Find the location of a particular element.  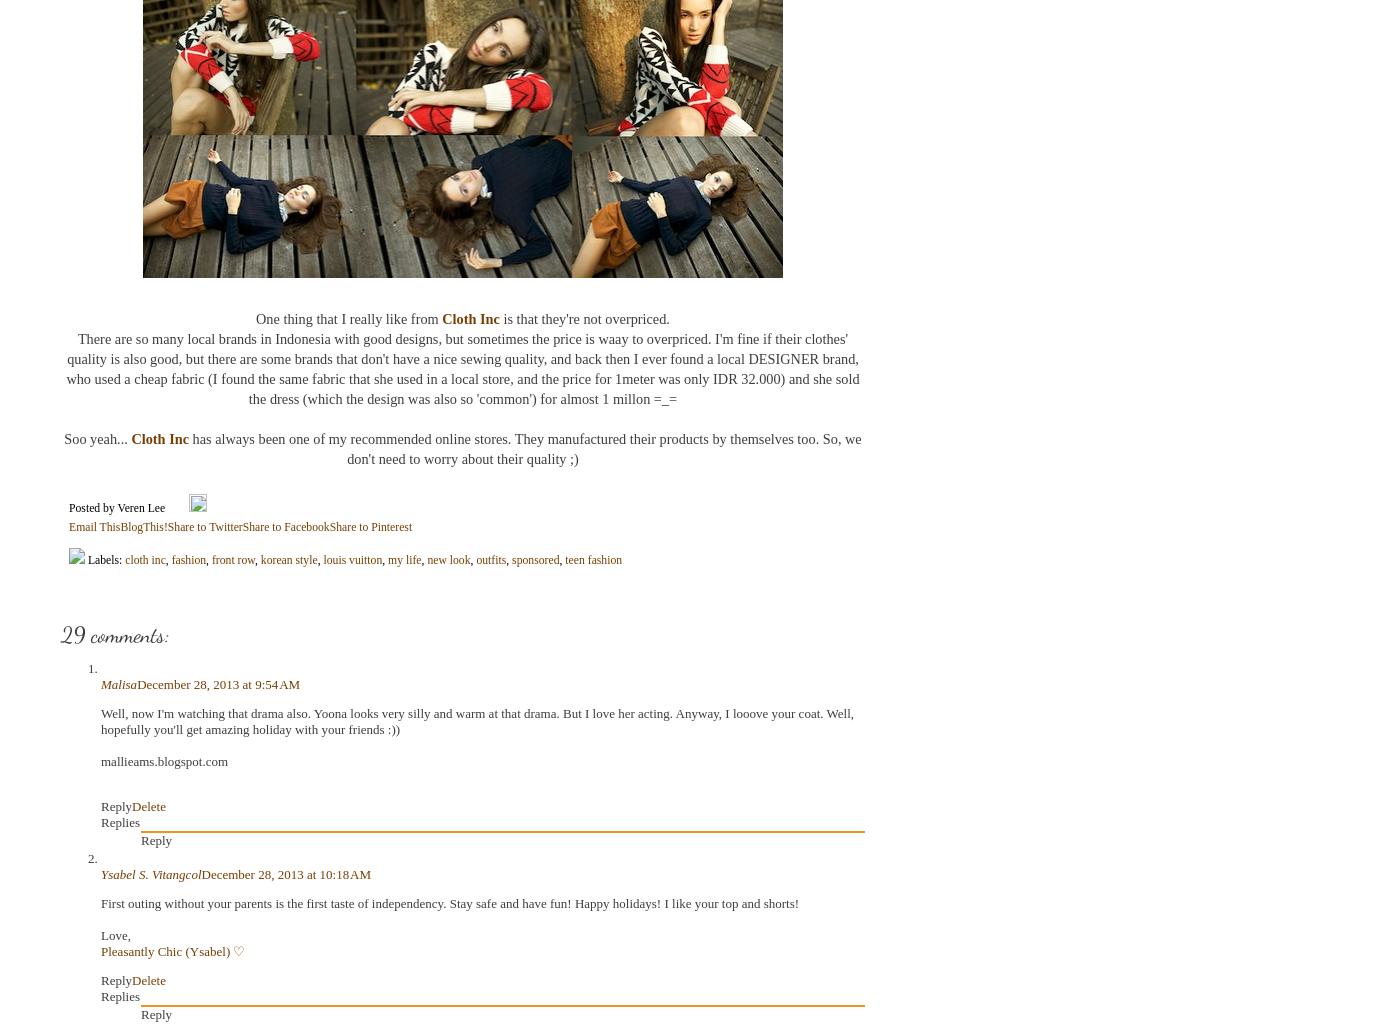

'Pleasantly Chic (Ysabel) ♡' is located at coordinates (171, 951).